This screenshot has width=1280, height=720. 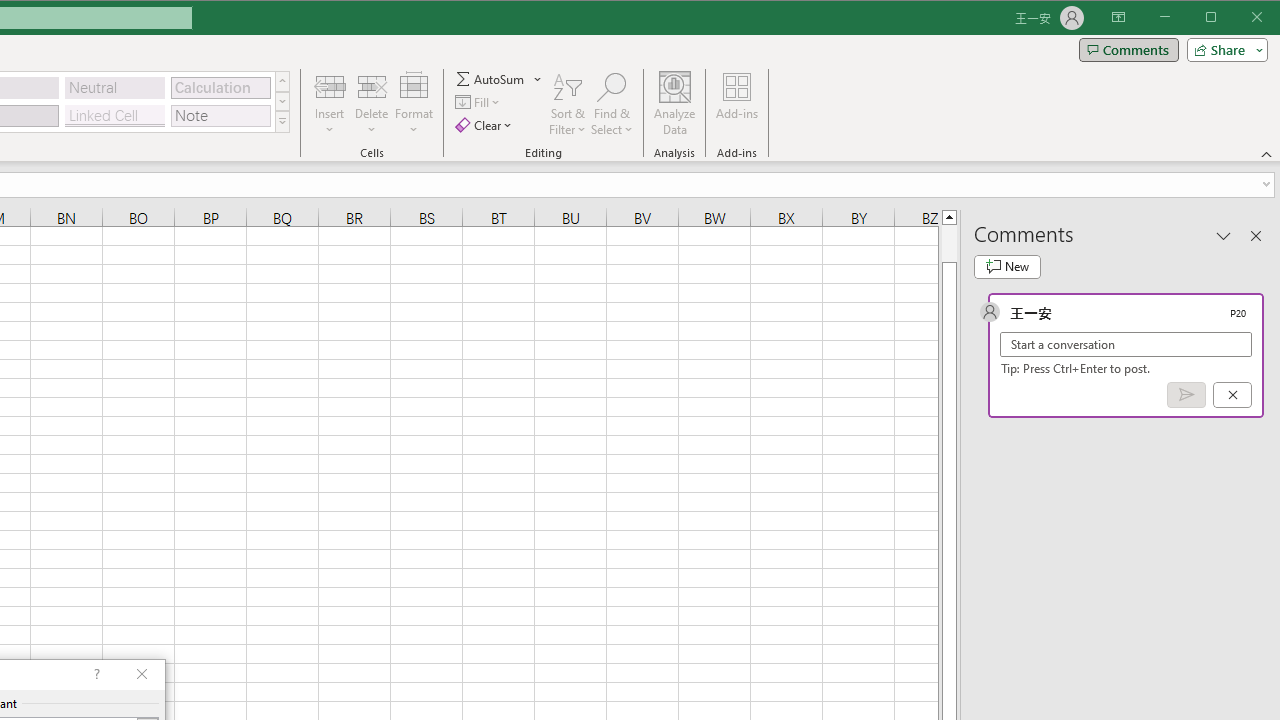 I want to click on 'Maximize', so click(x=1238, y=19).